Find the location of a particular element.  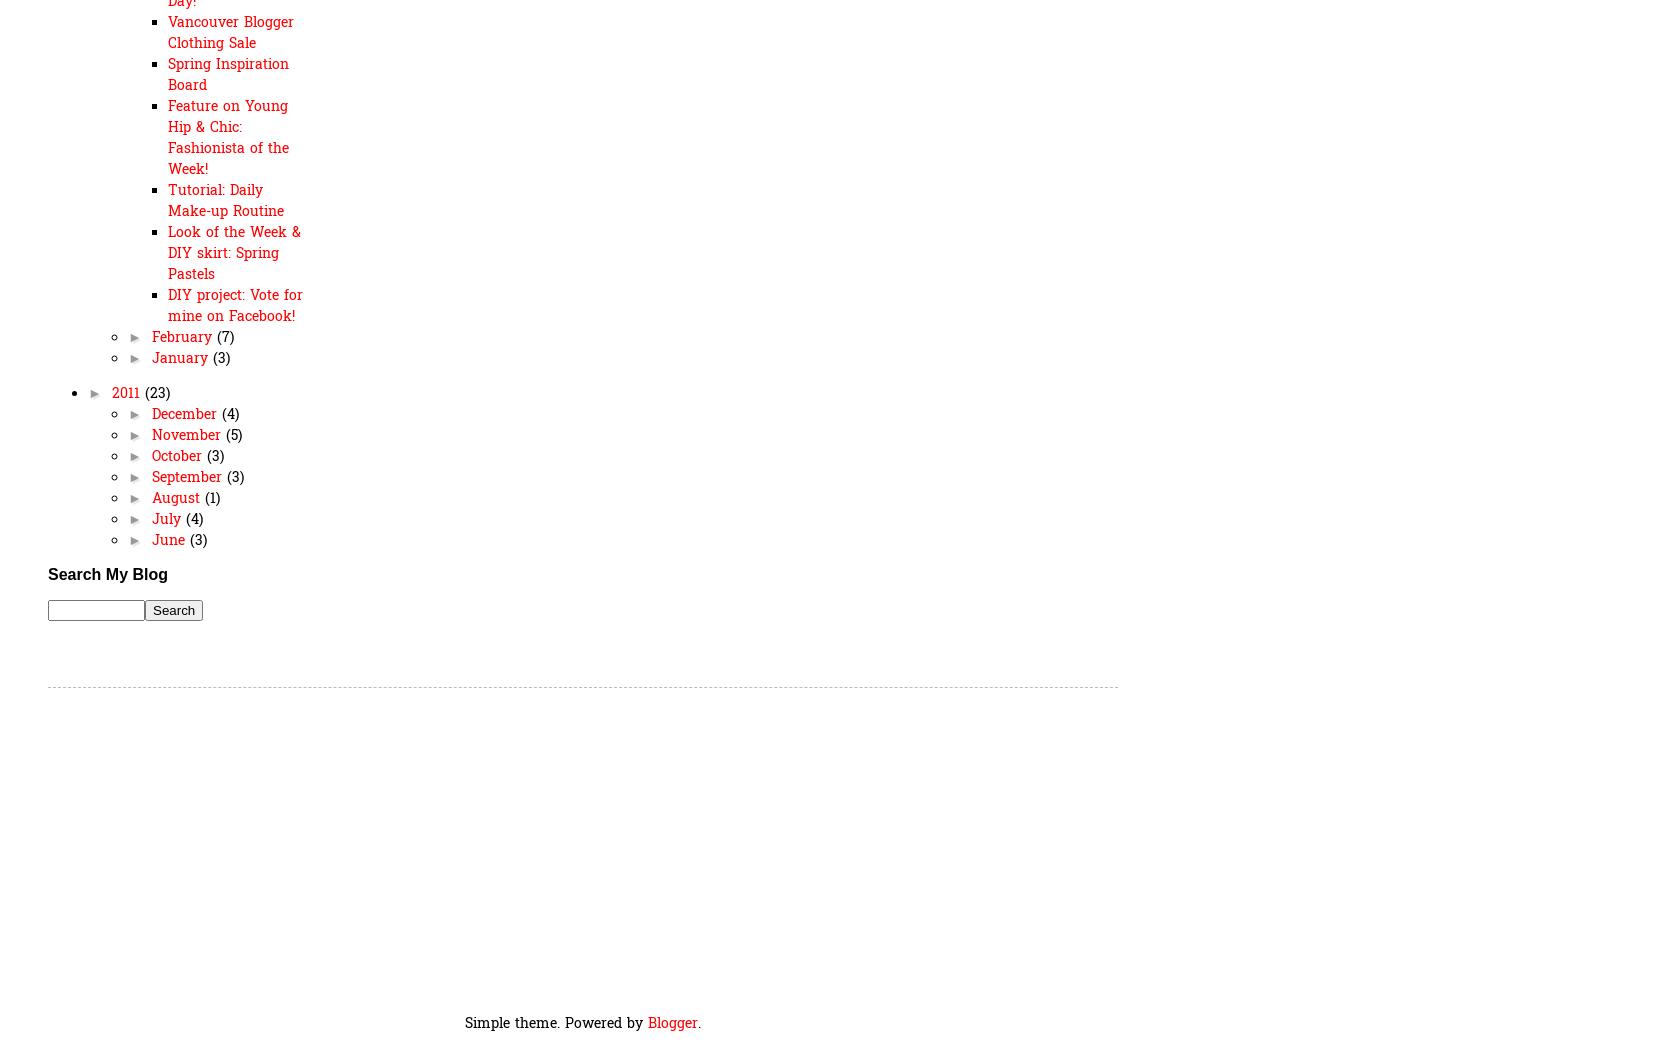

'Look of the Week & DIY skirt: Spring Pastels' is located at coordinates (234, 253).